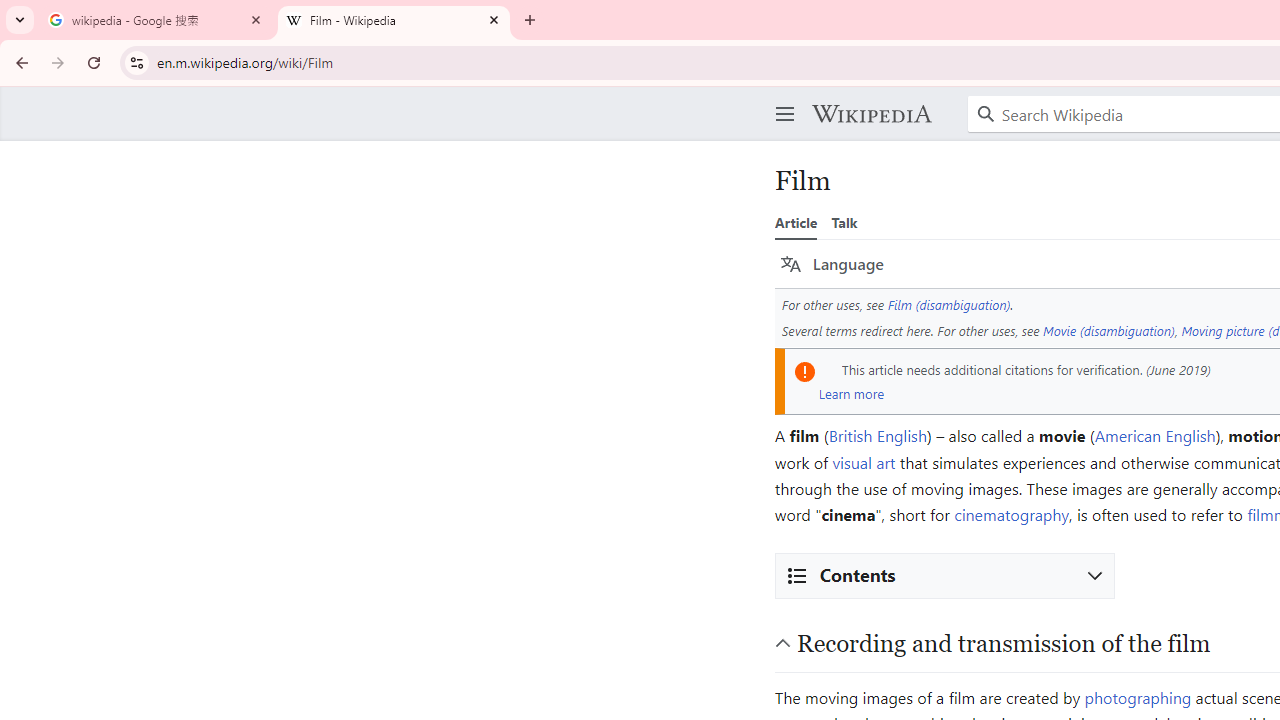 The image size is (1280, 720). What do you see at coordinates (844, 222) in the screenshot?
I see `'Talk'` at bounding box center [844, 222].